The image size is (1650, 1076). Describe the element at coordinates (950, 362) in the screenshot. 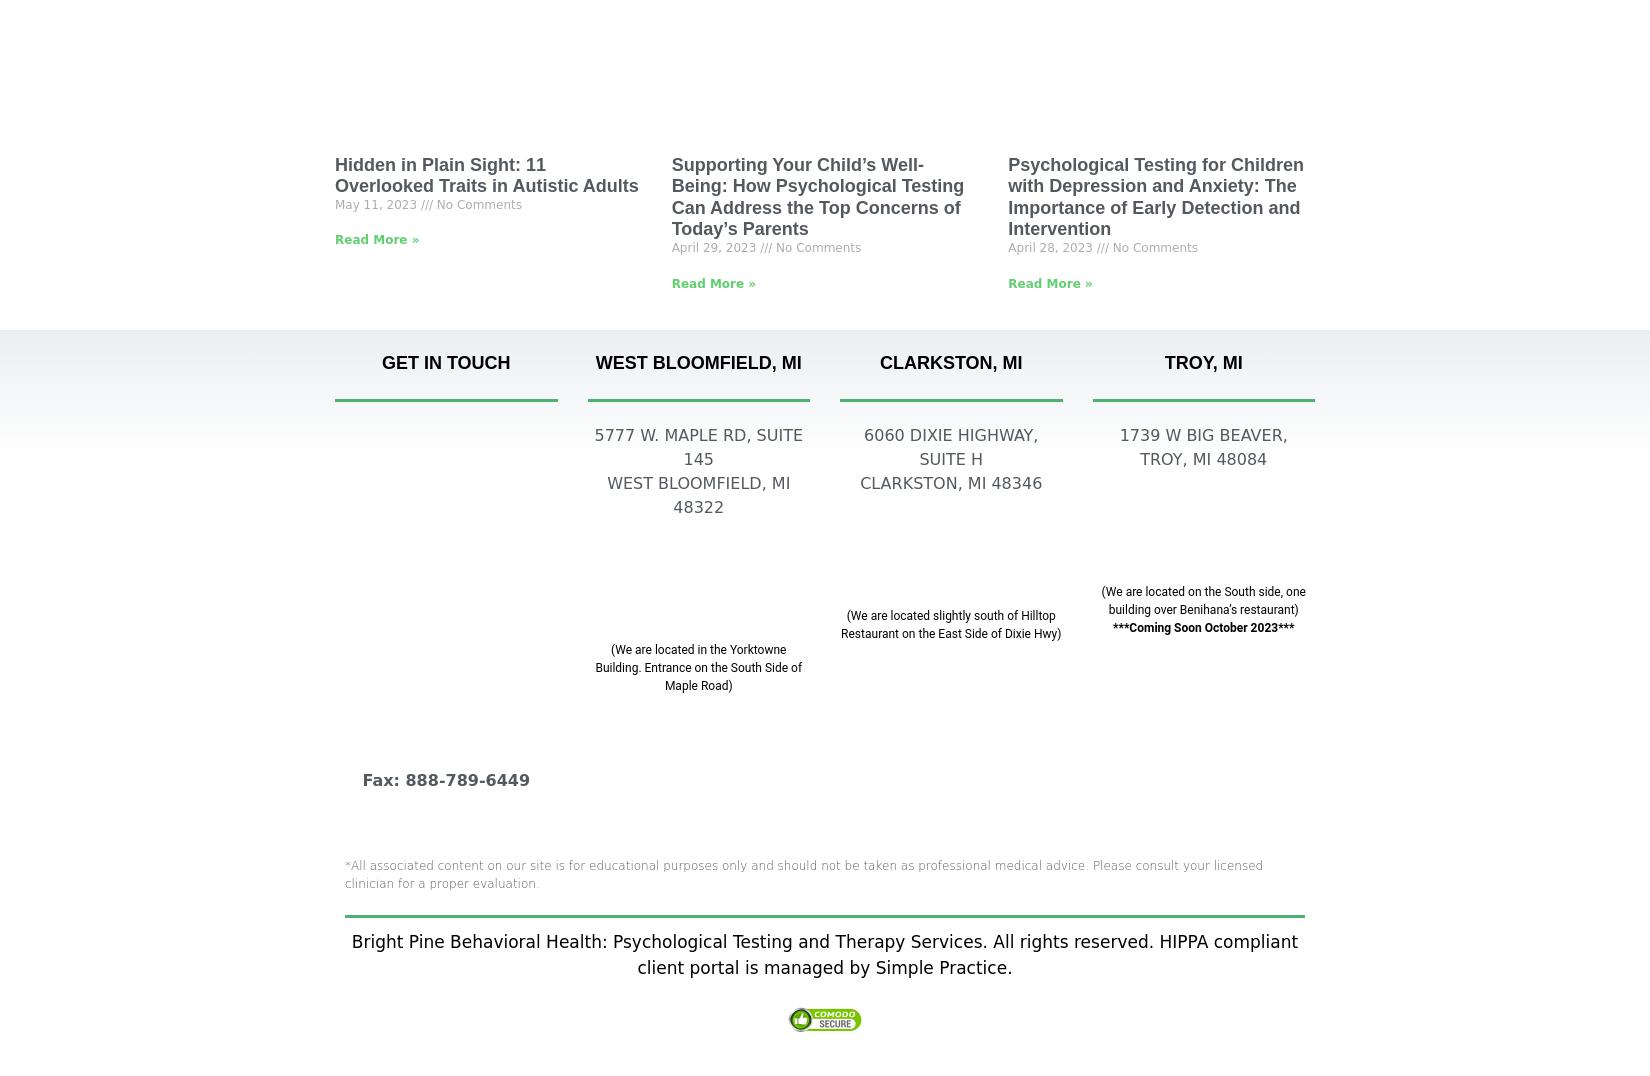

I see `'CLARKSTON, MI'` at that location.